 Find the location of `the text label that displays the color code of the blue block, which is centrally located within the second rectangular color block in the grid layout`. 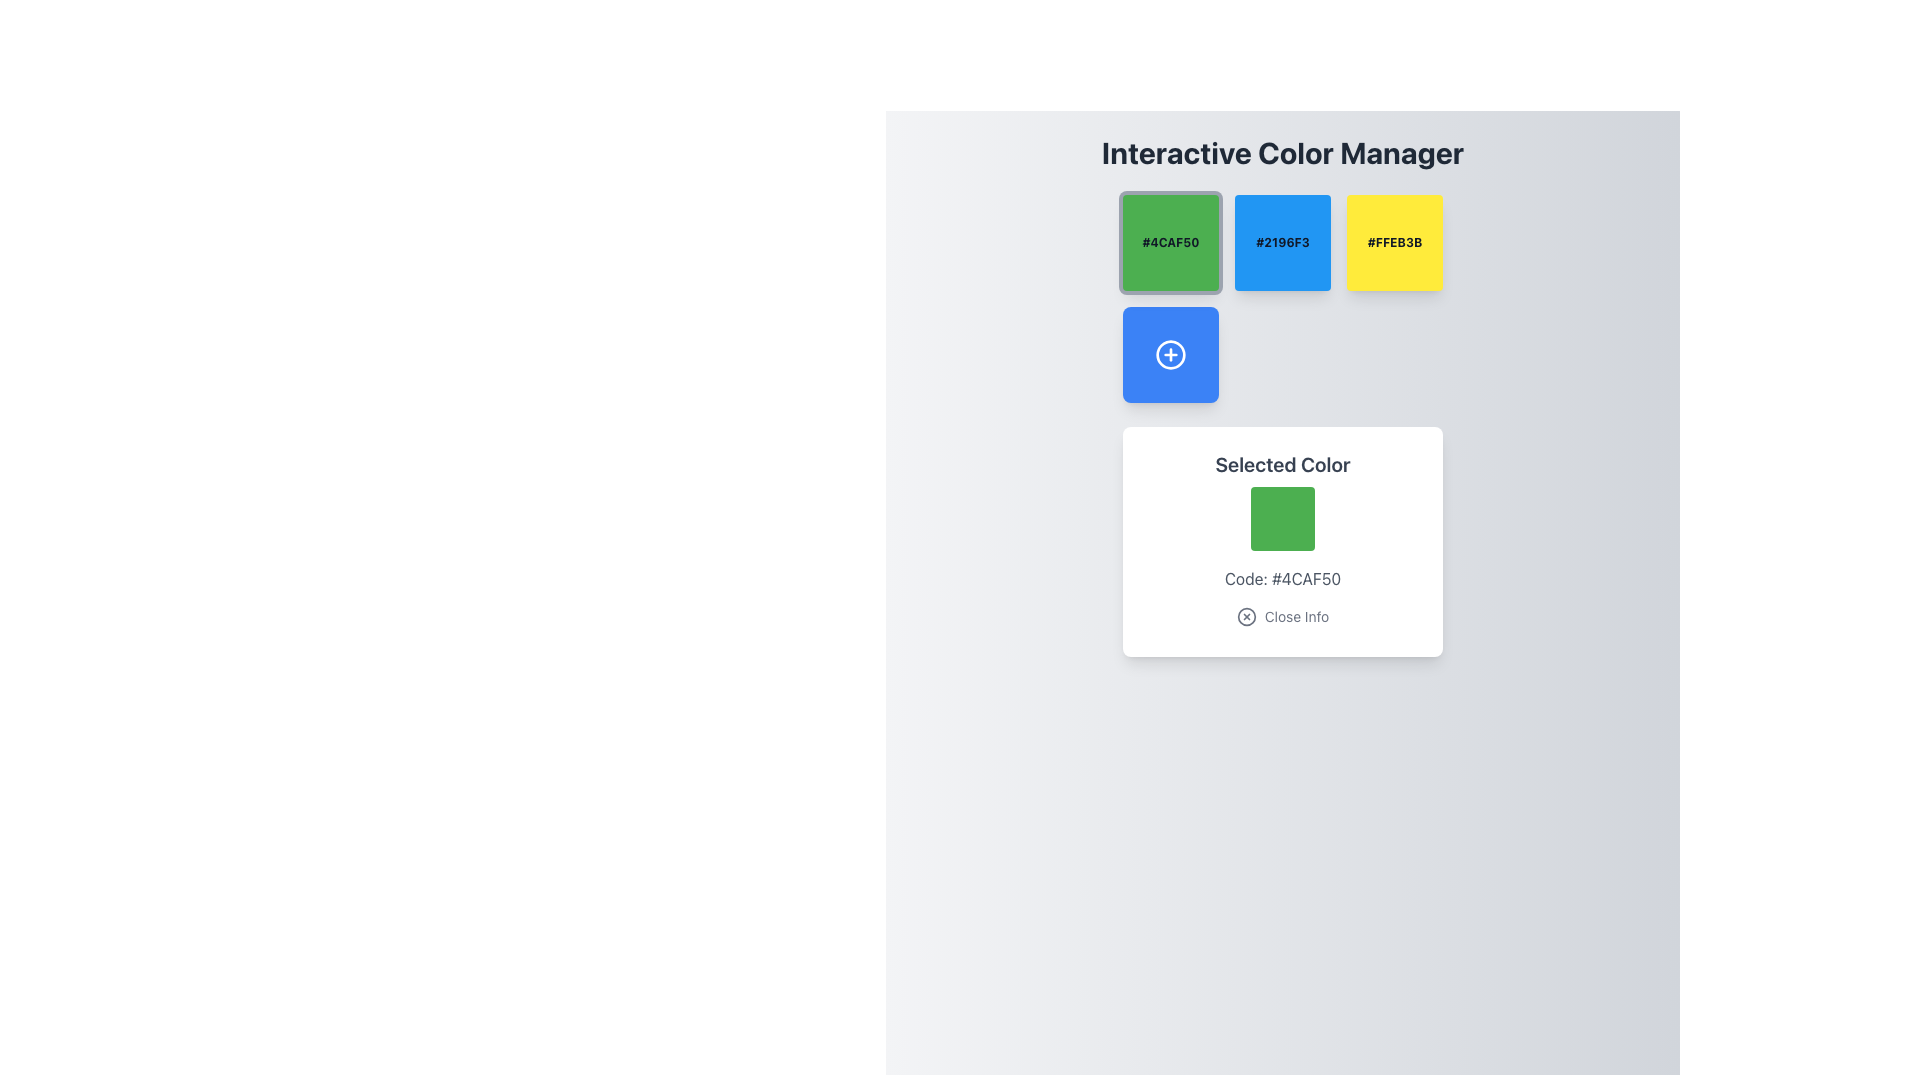

the text label that displays the color code of the blue block, which is centrally located within the second rectangular color block in the grid layout is located at coordinates (1282, 242).